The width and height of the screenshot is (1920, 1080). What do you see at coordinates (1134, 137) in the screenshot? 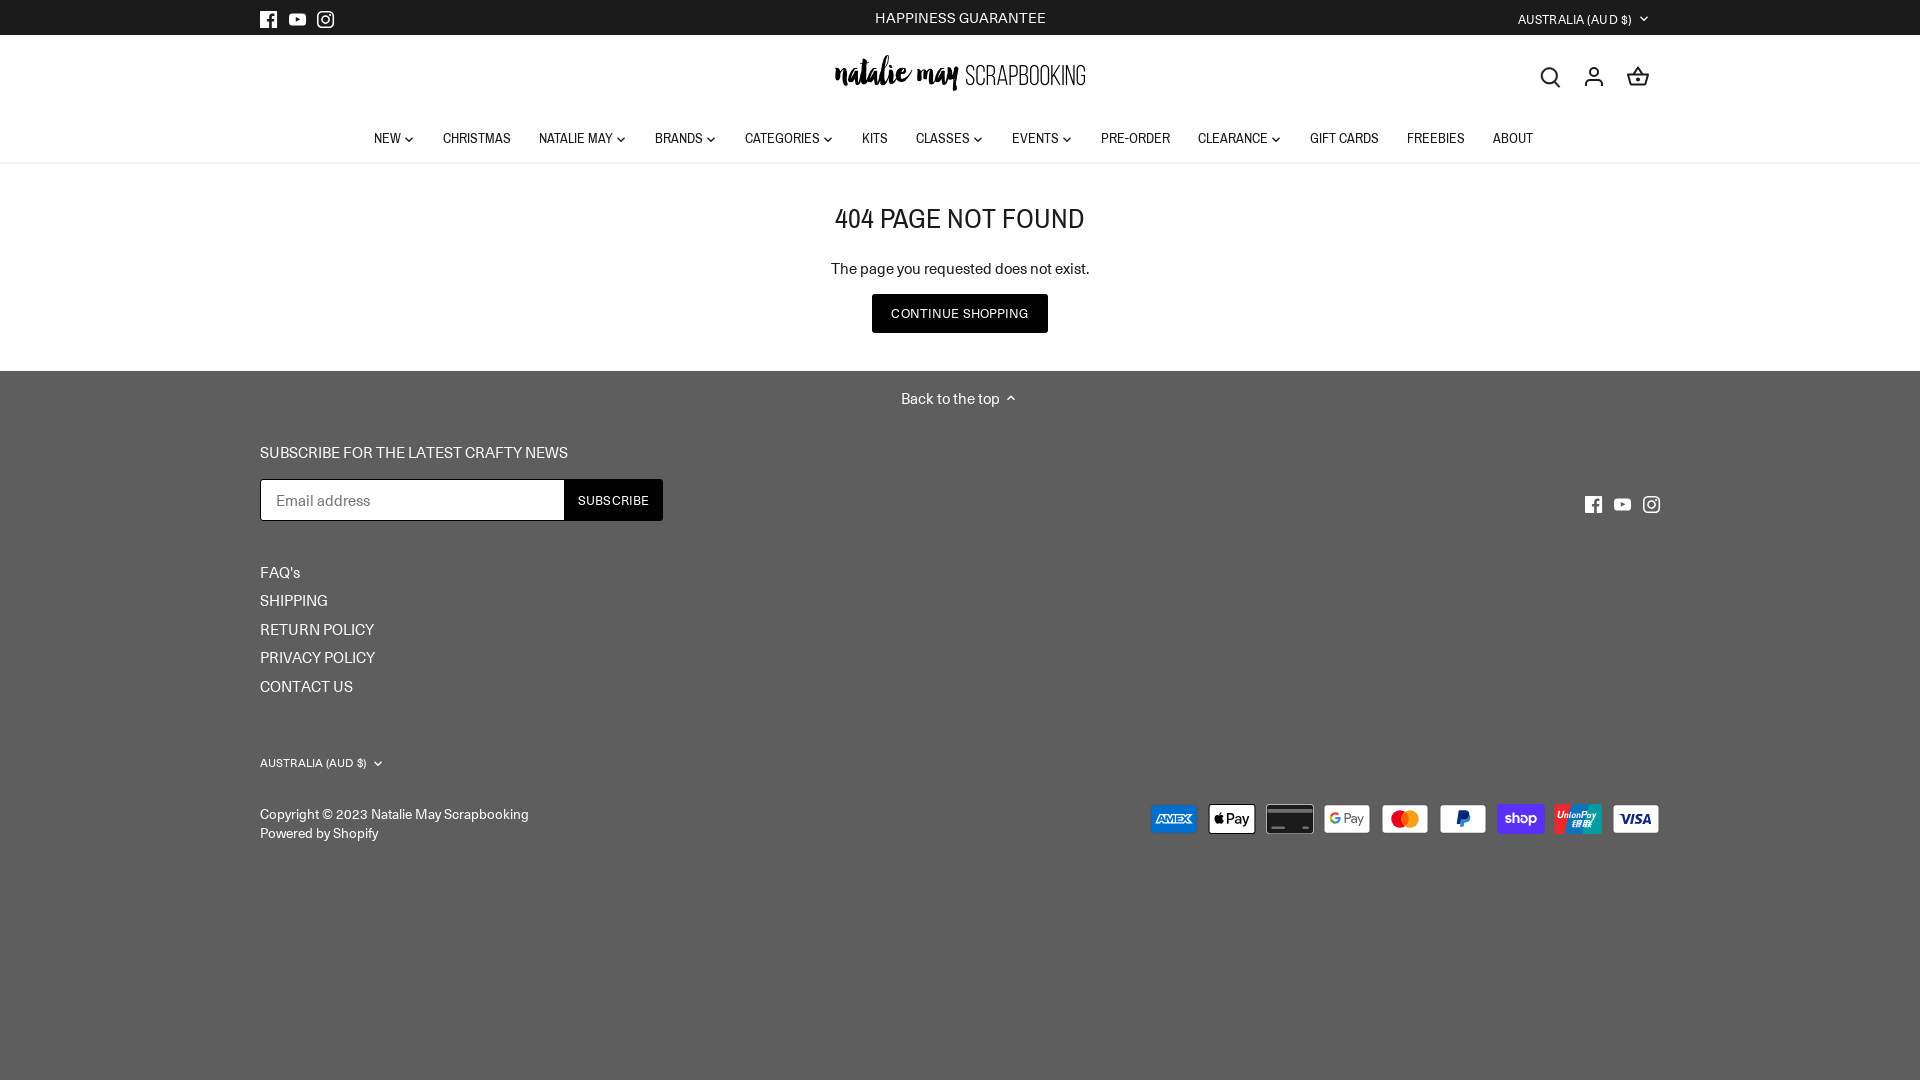
I see `'PRE-ORDER'` at bounding box center [1134, 137].